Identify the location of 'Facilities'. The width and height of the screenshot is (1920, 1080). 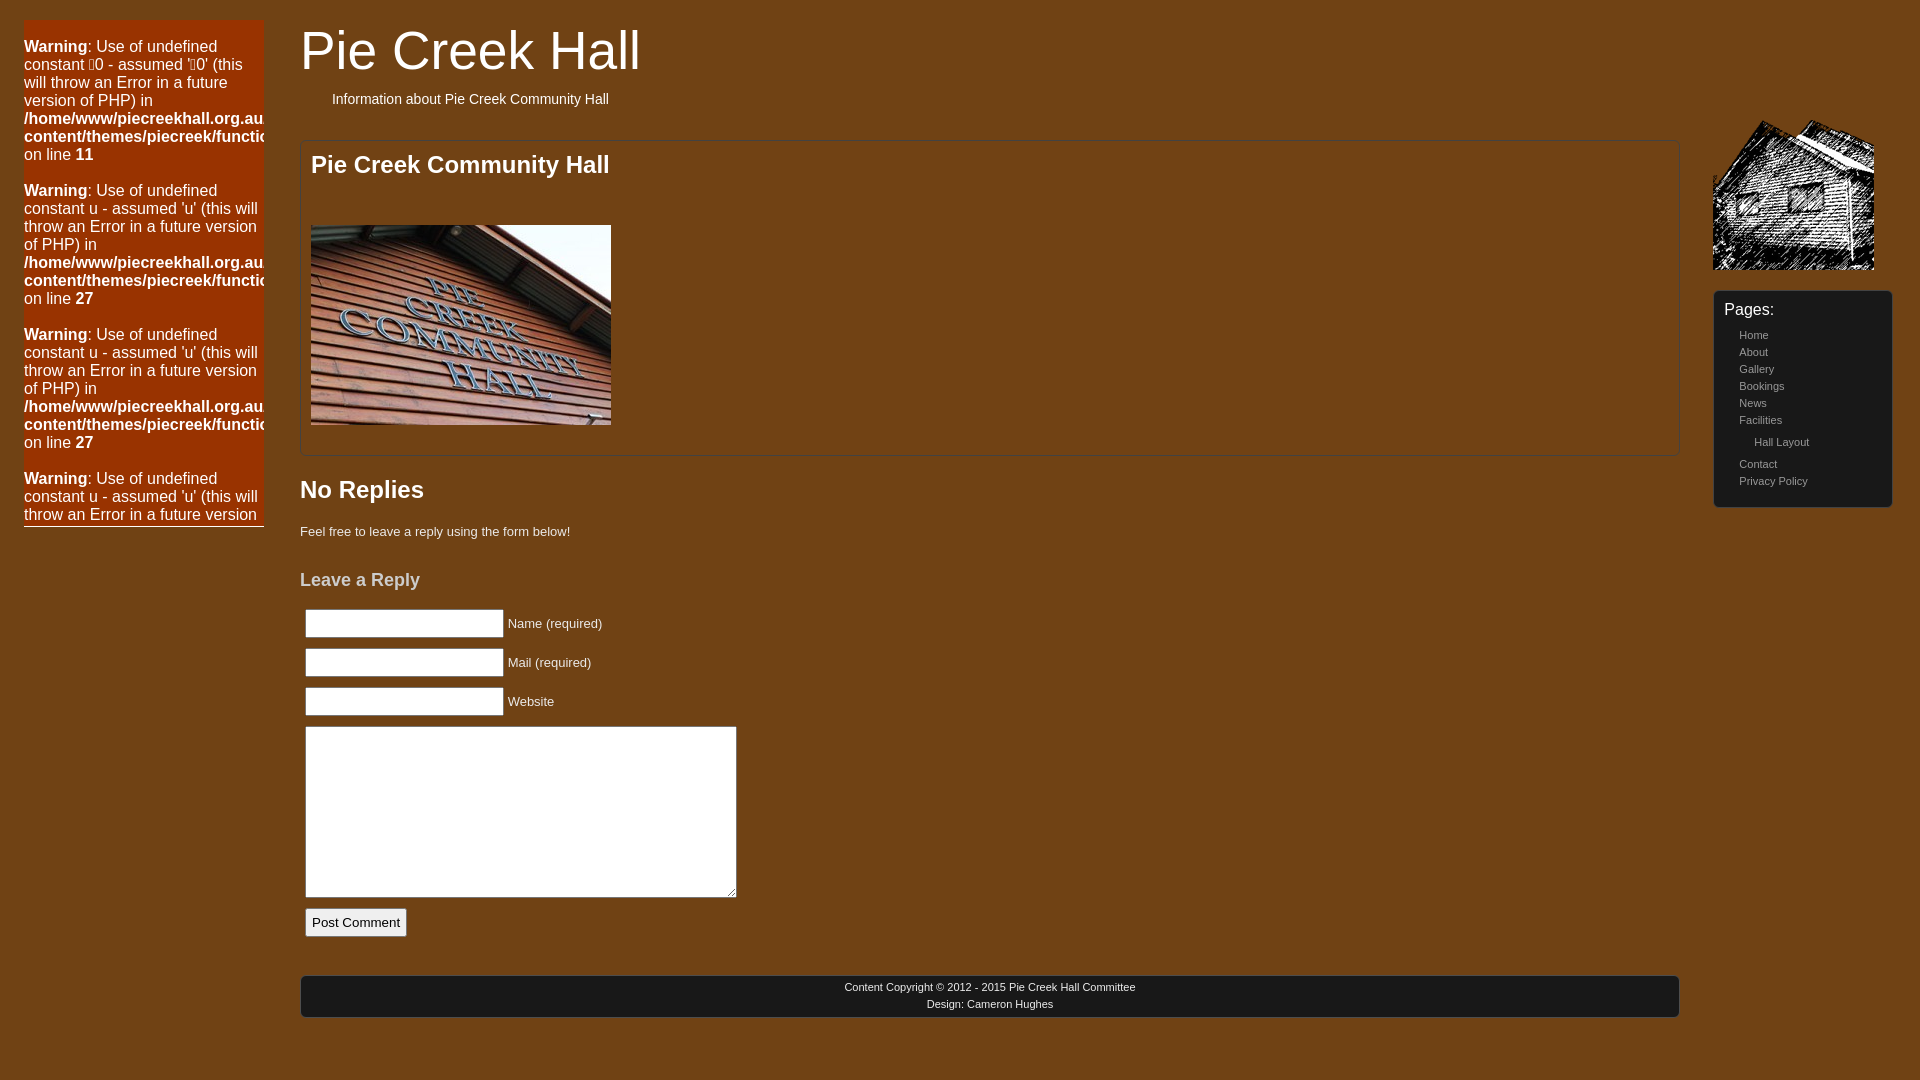
(1760, 419).